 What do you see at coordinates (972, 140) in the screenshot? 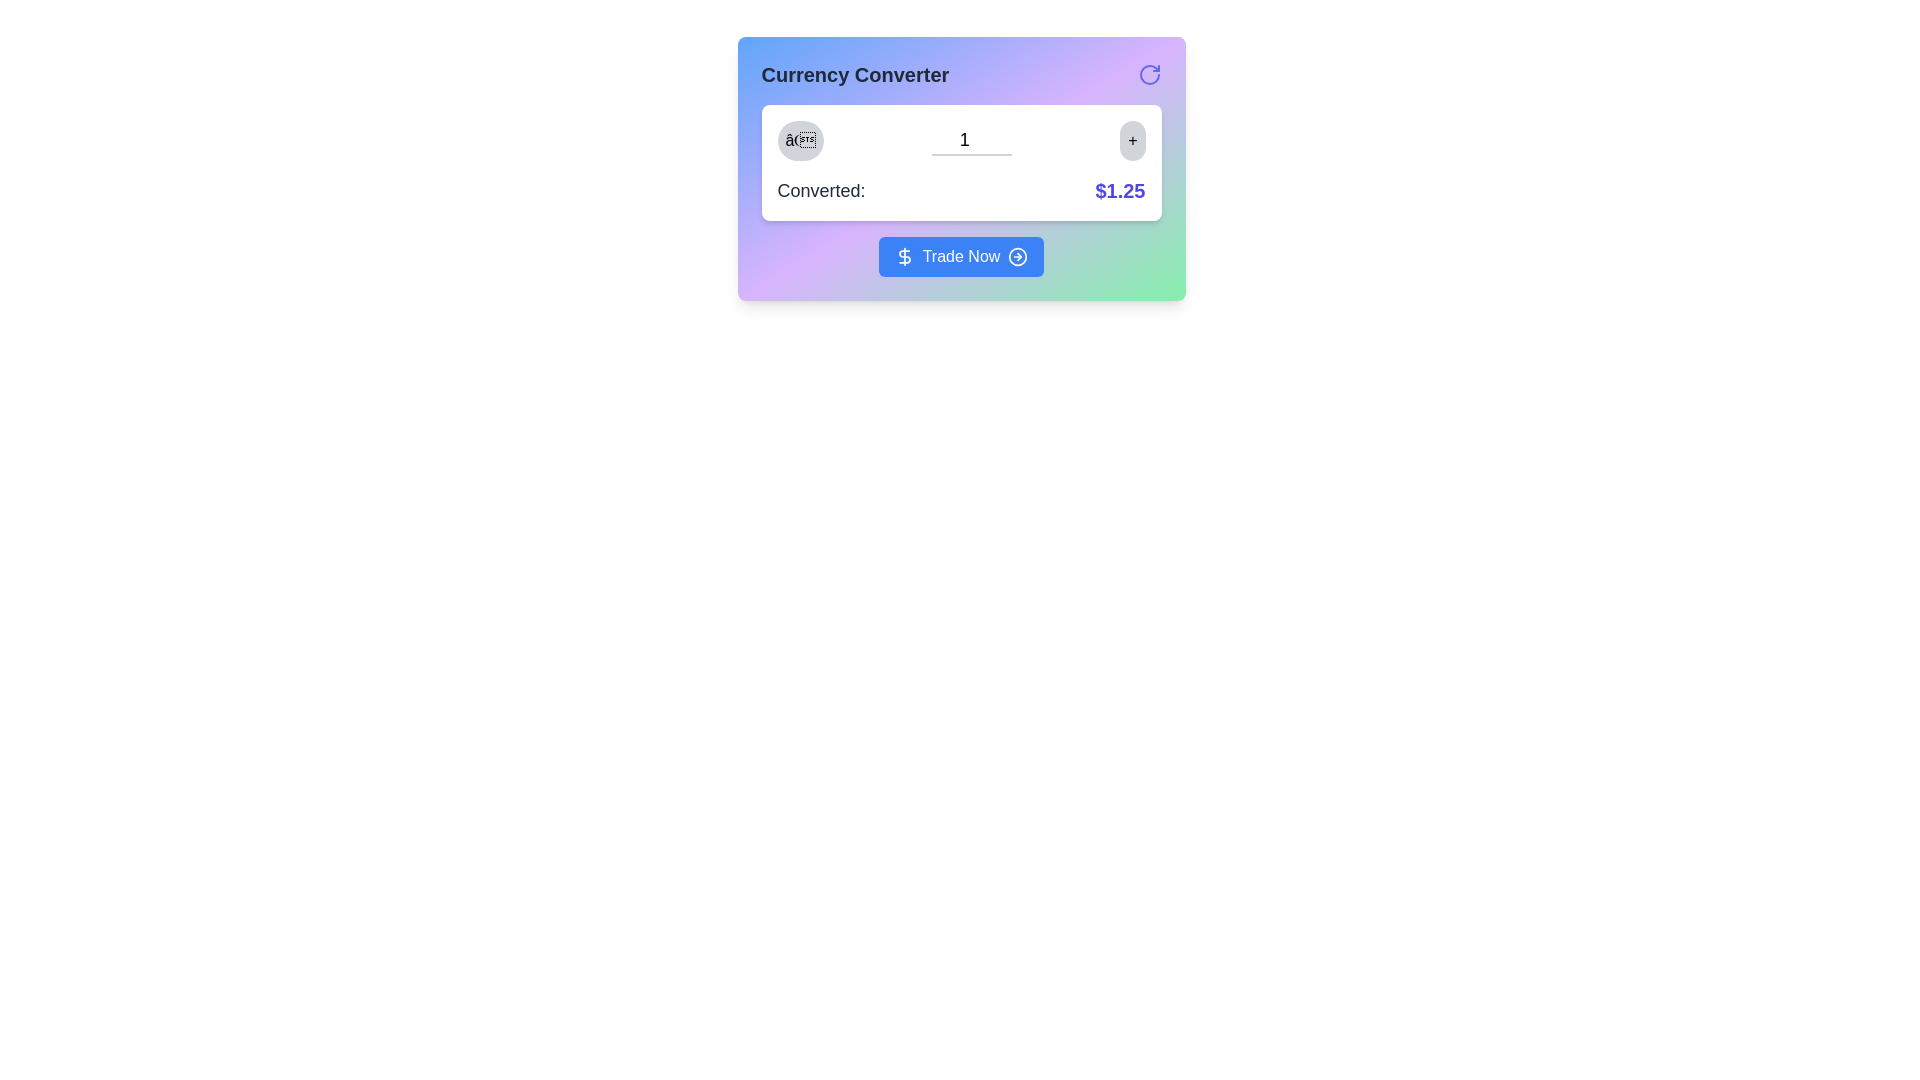
I see `the Number Input Field that displays the numeric value '1', which is centered and bordered at the bottom by a gray line` at bounding box center [972, 140].